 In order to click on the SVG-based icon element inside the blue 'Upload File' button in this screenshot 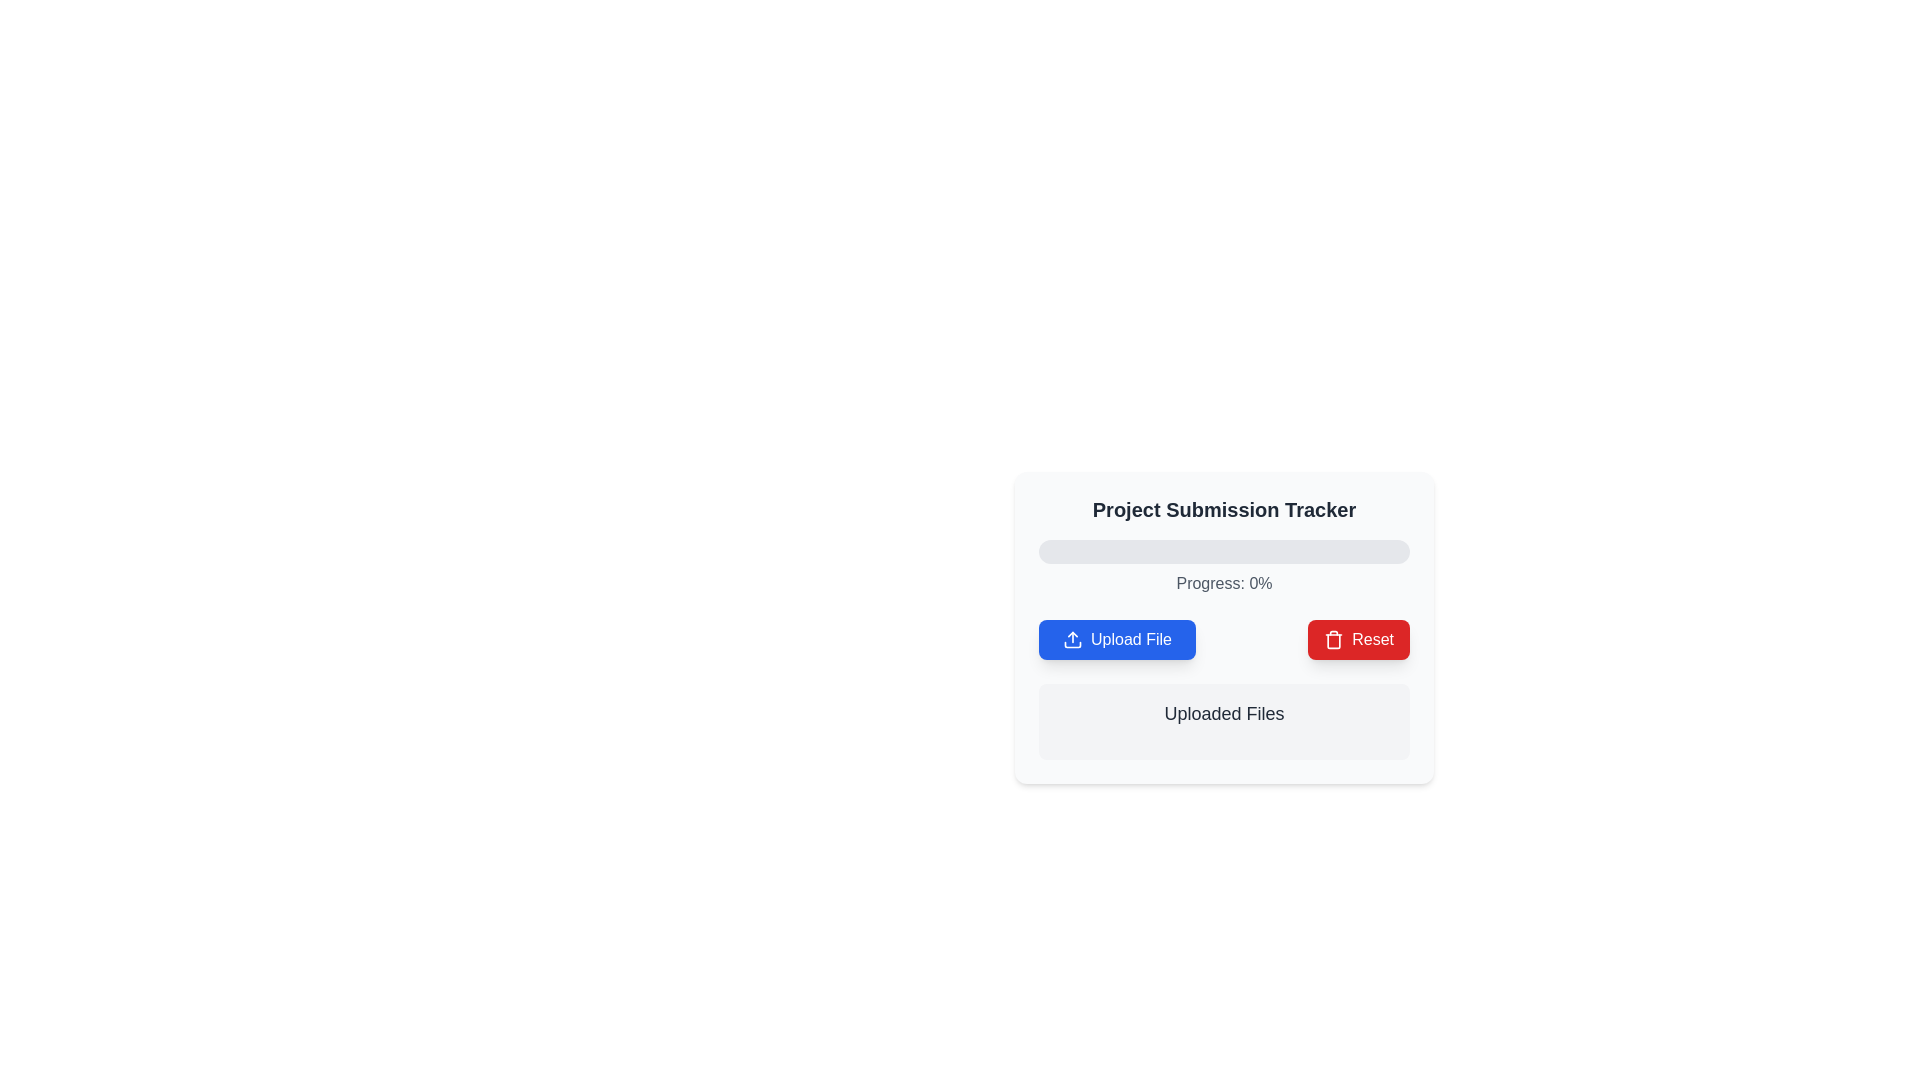, I will do `click(1072, 640)`.